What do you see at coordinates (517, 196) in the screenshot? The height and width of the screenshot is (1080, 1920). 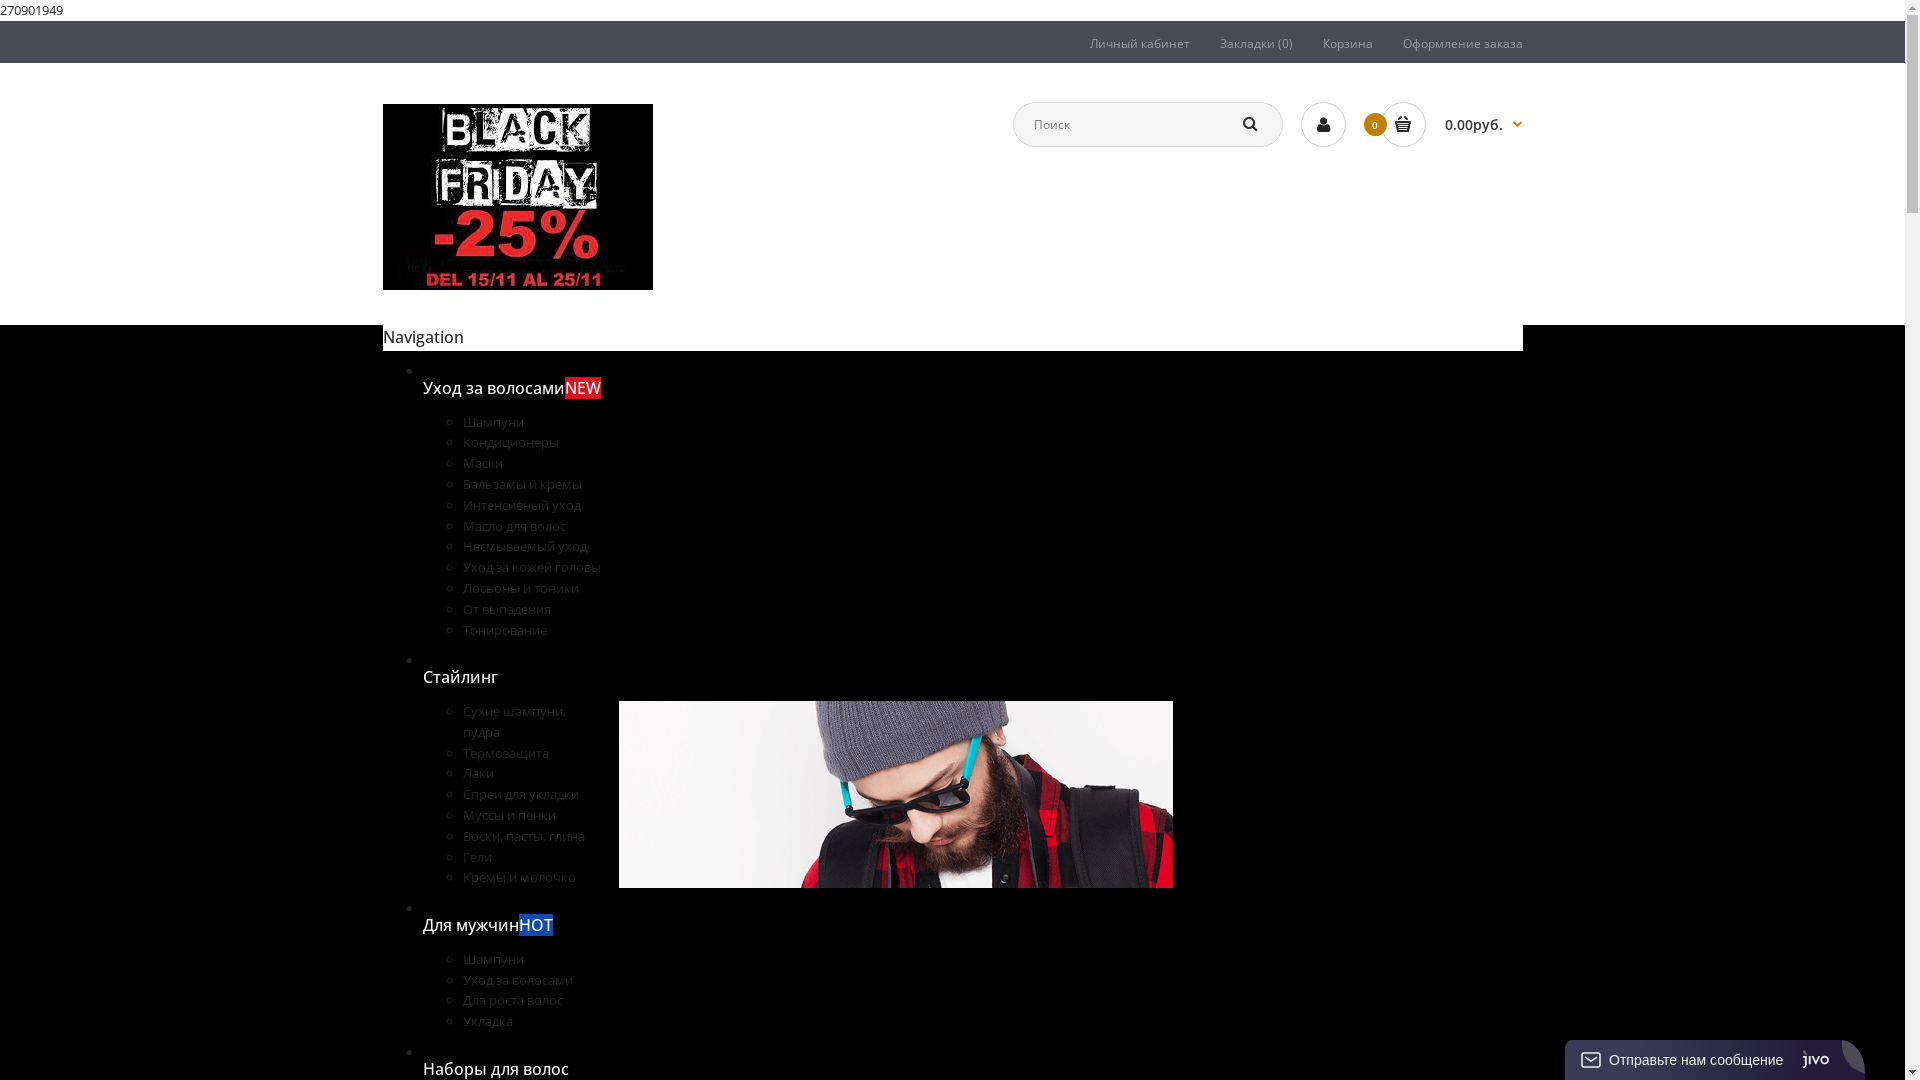 I see `'Vipcosmetics'` at bounding box center [517, 196].